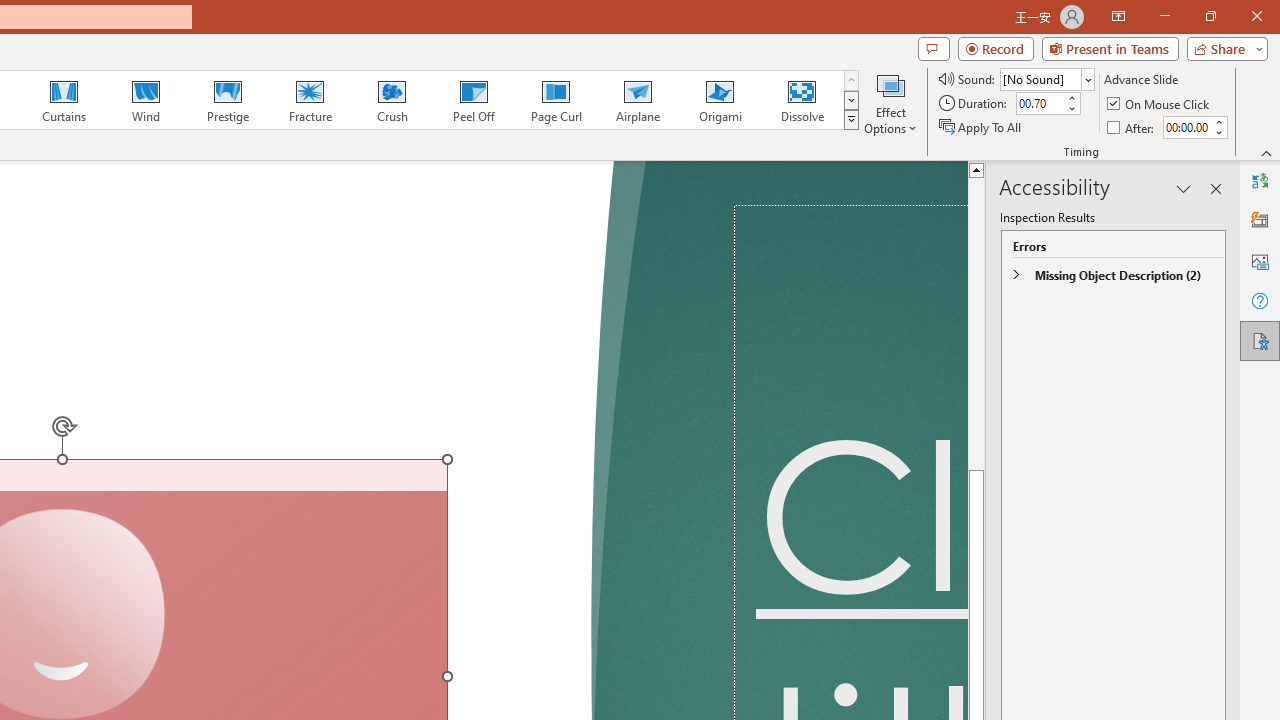  What do you see at coordinates (720, 100) in the screenshot?
I see `'Origami'` at bounding box center [720, 100].